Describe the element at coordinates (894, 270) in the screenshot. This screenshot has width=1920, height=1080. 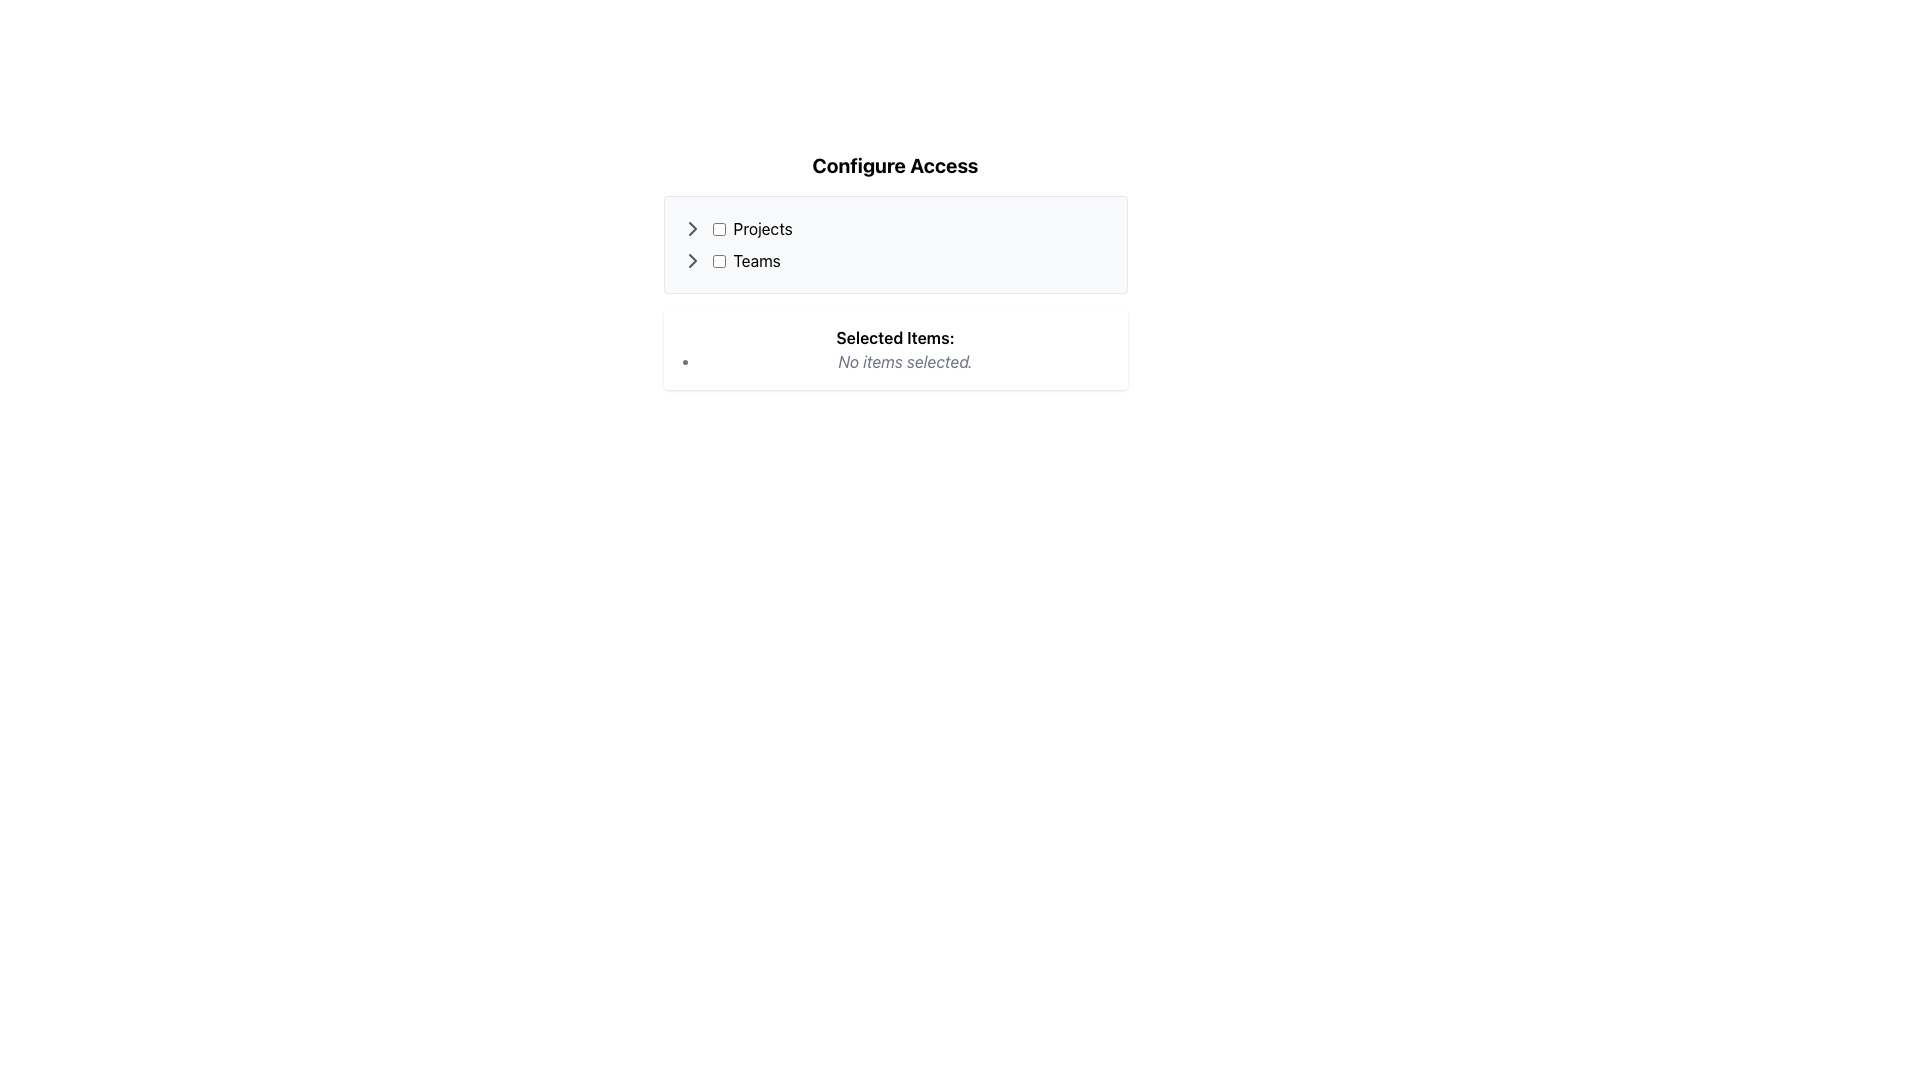
I see `the interactive panel titled 'Configure Access' to highlight or activate its nested elements such as buttons and checkboxes` at that location.